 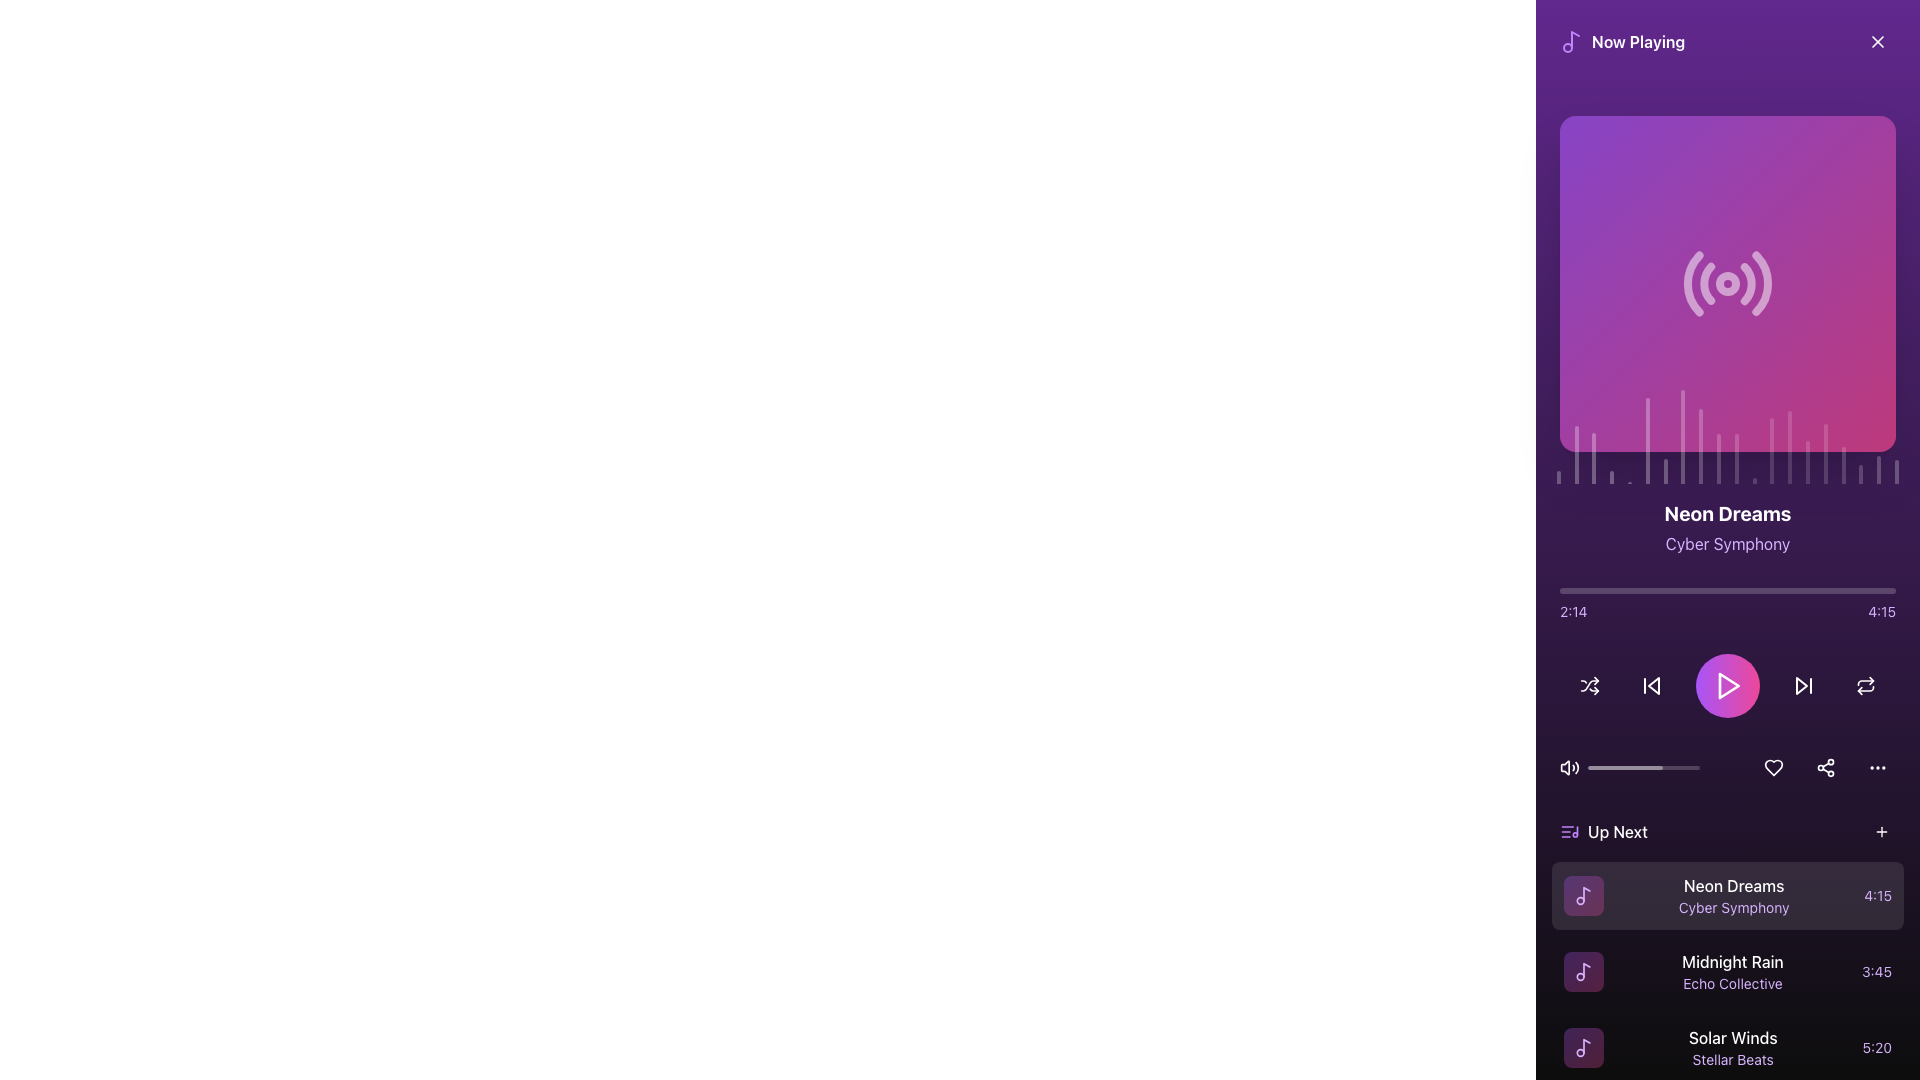 What do you see at coordinates (1774, 766) in the screenshot?
I see `the heart icon button located in the row of interactive controls near the bottom of the panel to like or unlike the current track` at bounding box center [1774, 766].